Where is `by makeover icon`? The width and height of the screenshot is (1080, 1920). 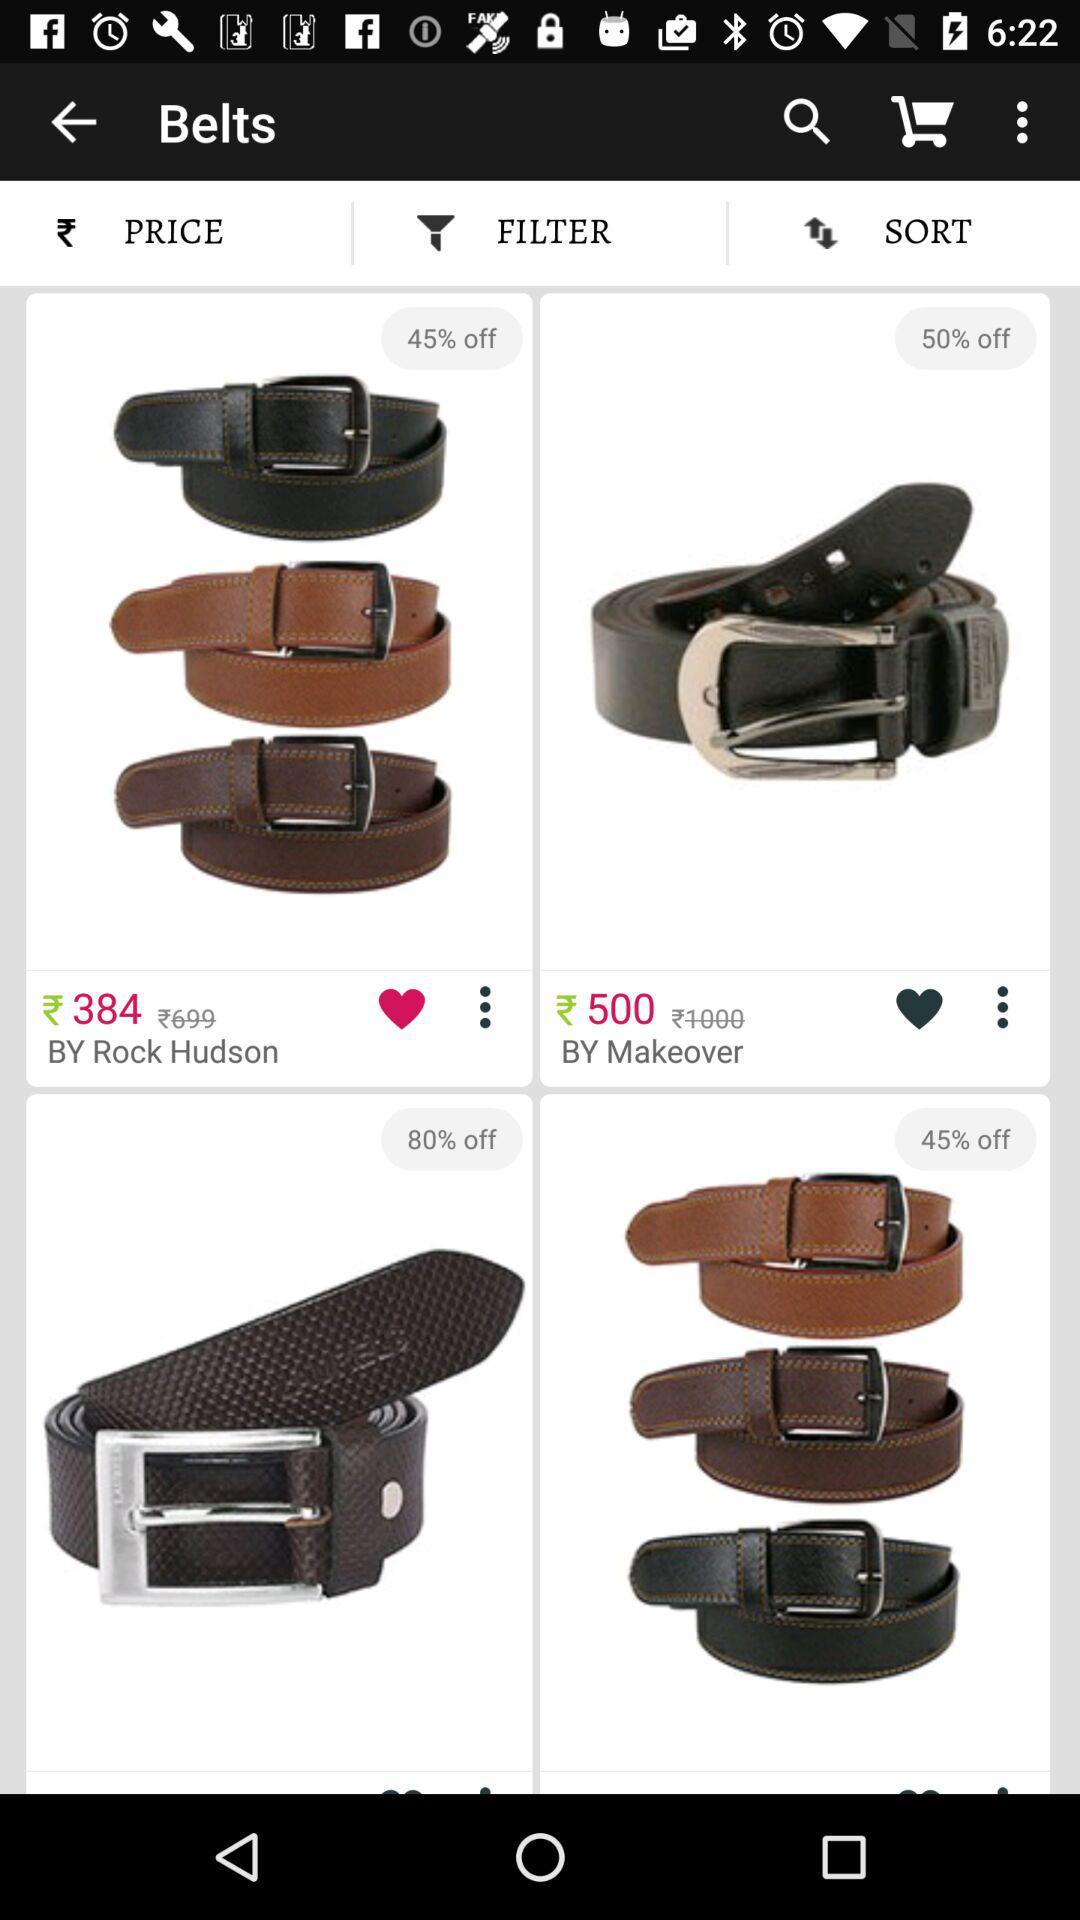
by makeover icon is located at coordinates (667, 1049).